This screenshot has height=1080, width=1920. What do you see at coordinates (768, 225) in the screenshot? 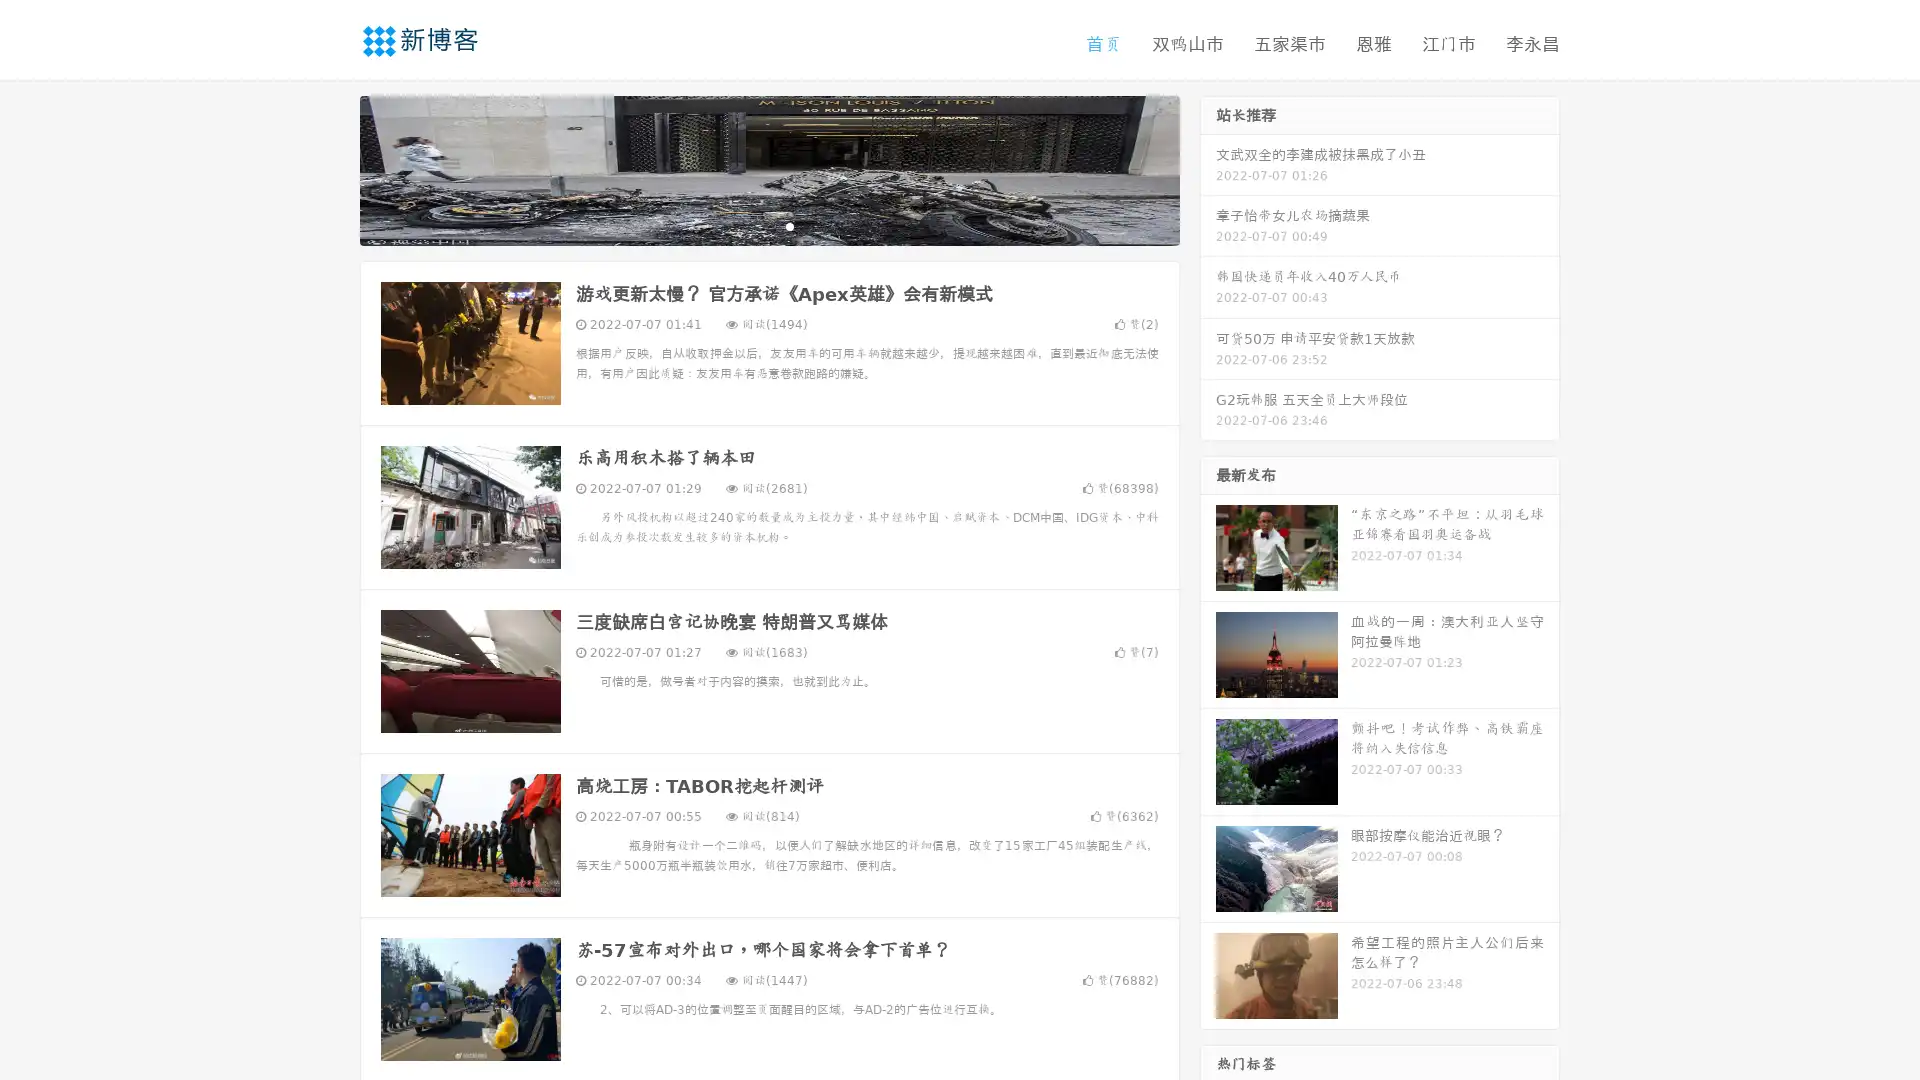
I see `Go to slide 2` at bounding box center [768, 225].